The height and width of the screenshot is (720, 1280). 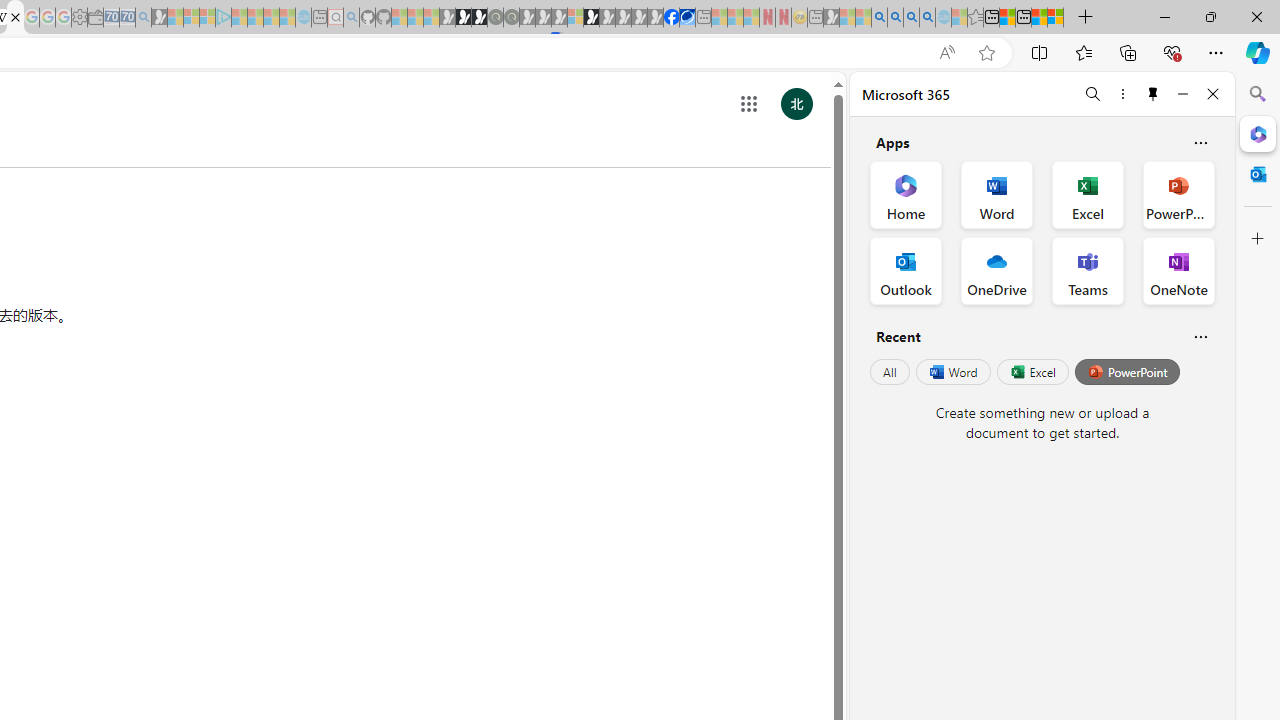 I want to click on 'Future Focus Report 2024 - Sleeping', so click(x=511, y=17).